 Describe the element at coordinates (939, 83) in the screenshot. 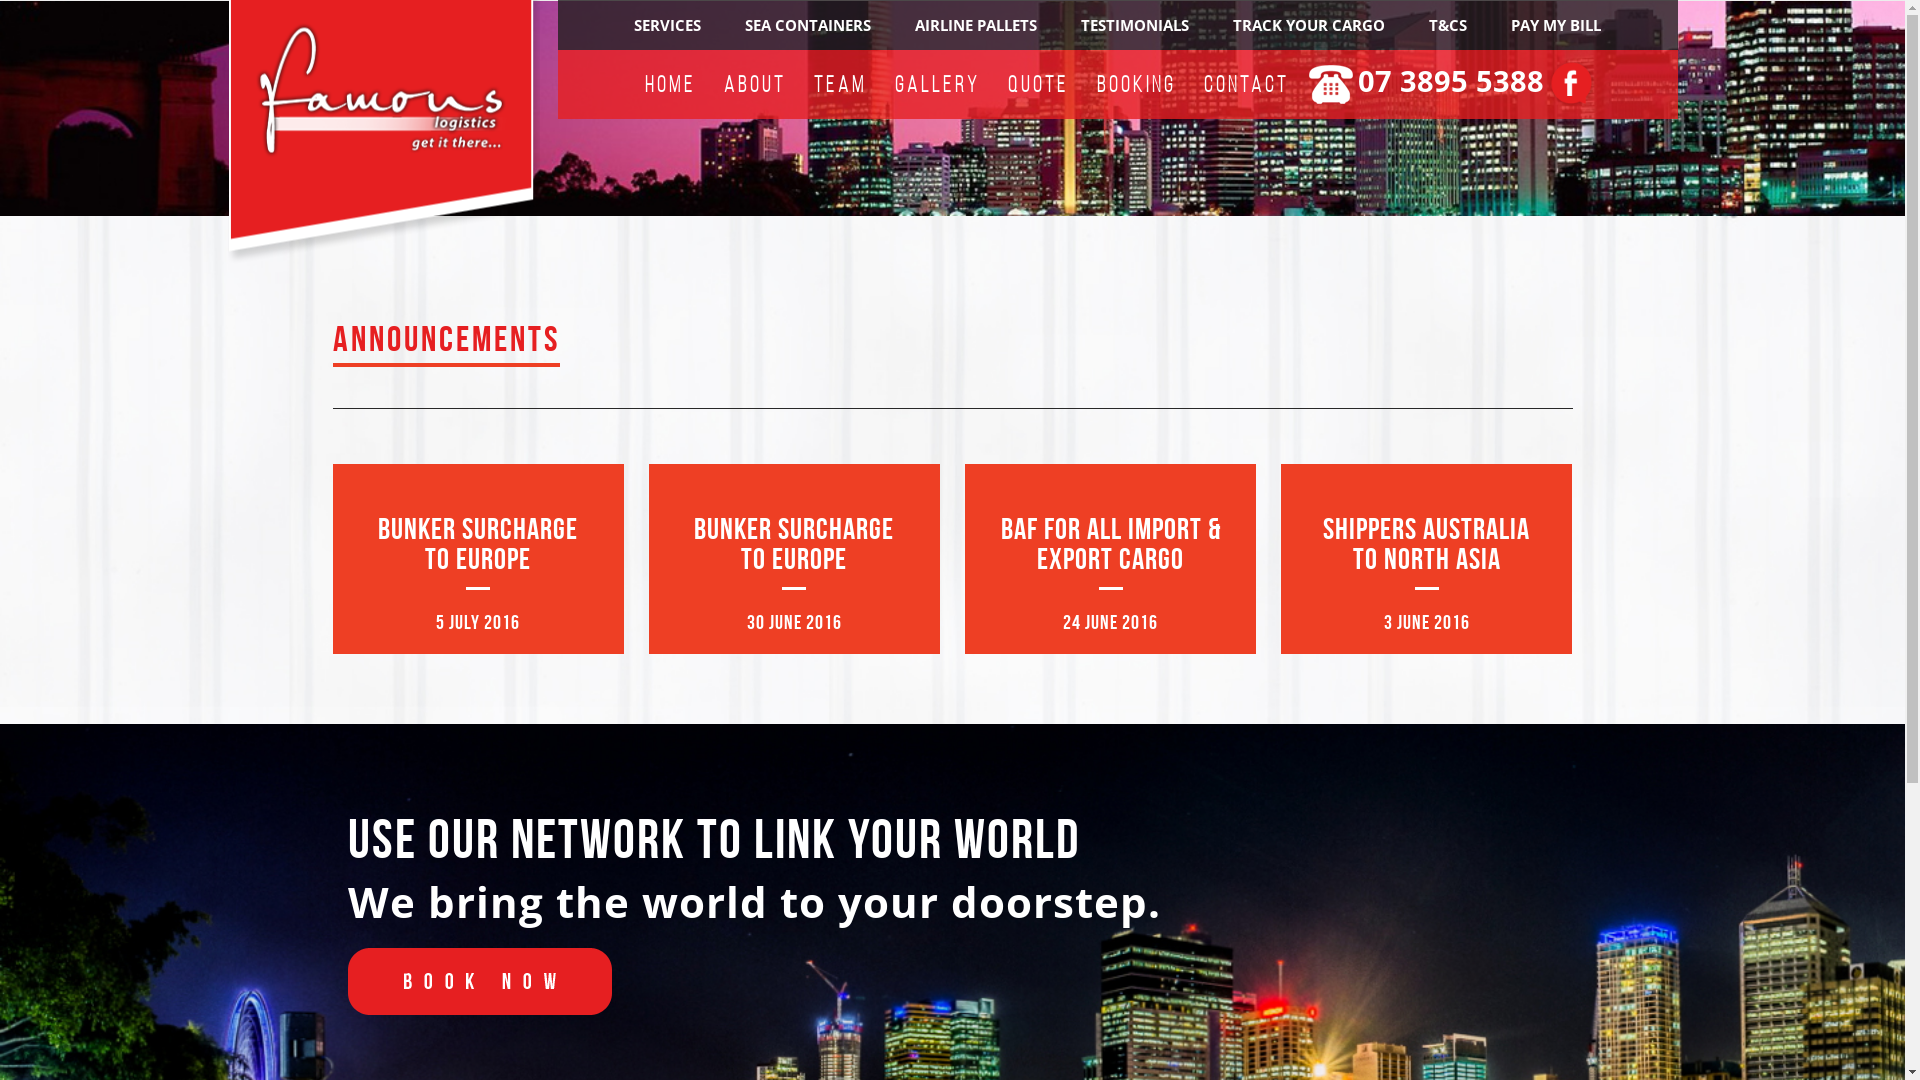

I see `'GALLERY'` at that location.